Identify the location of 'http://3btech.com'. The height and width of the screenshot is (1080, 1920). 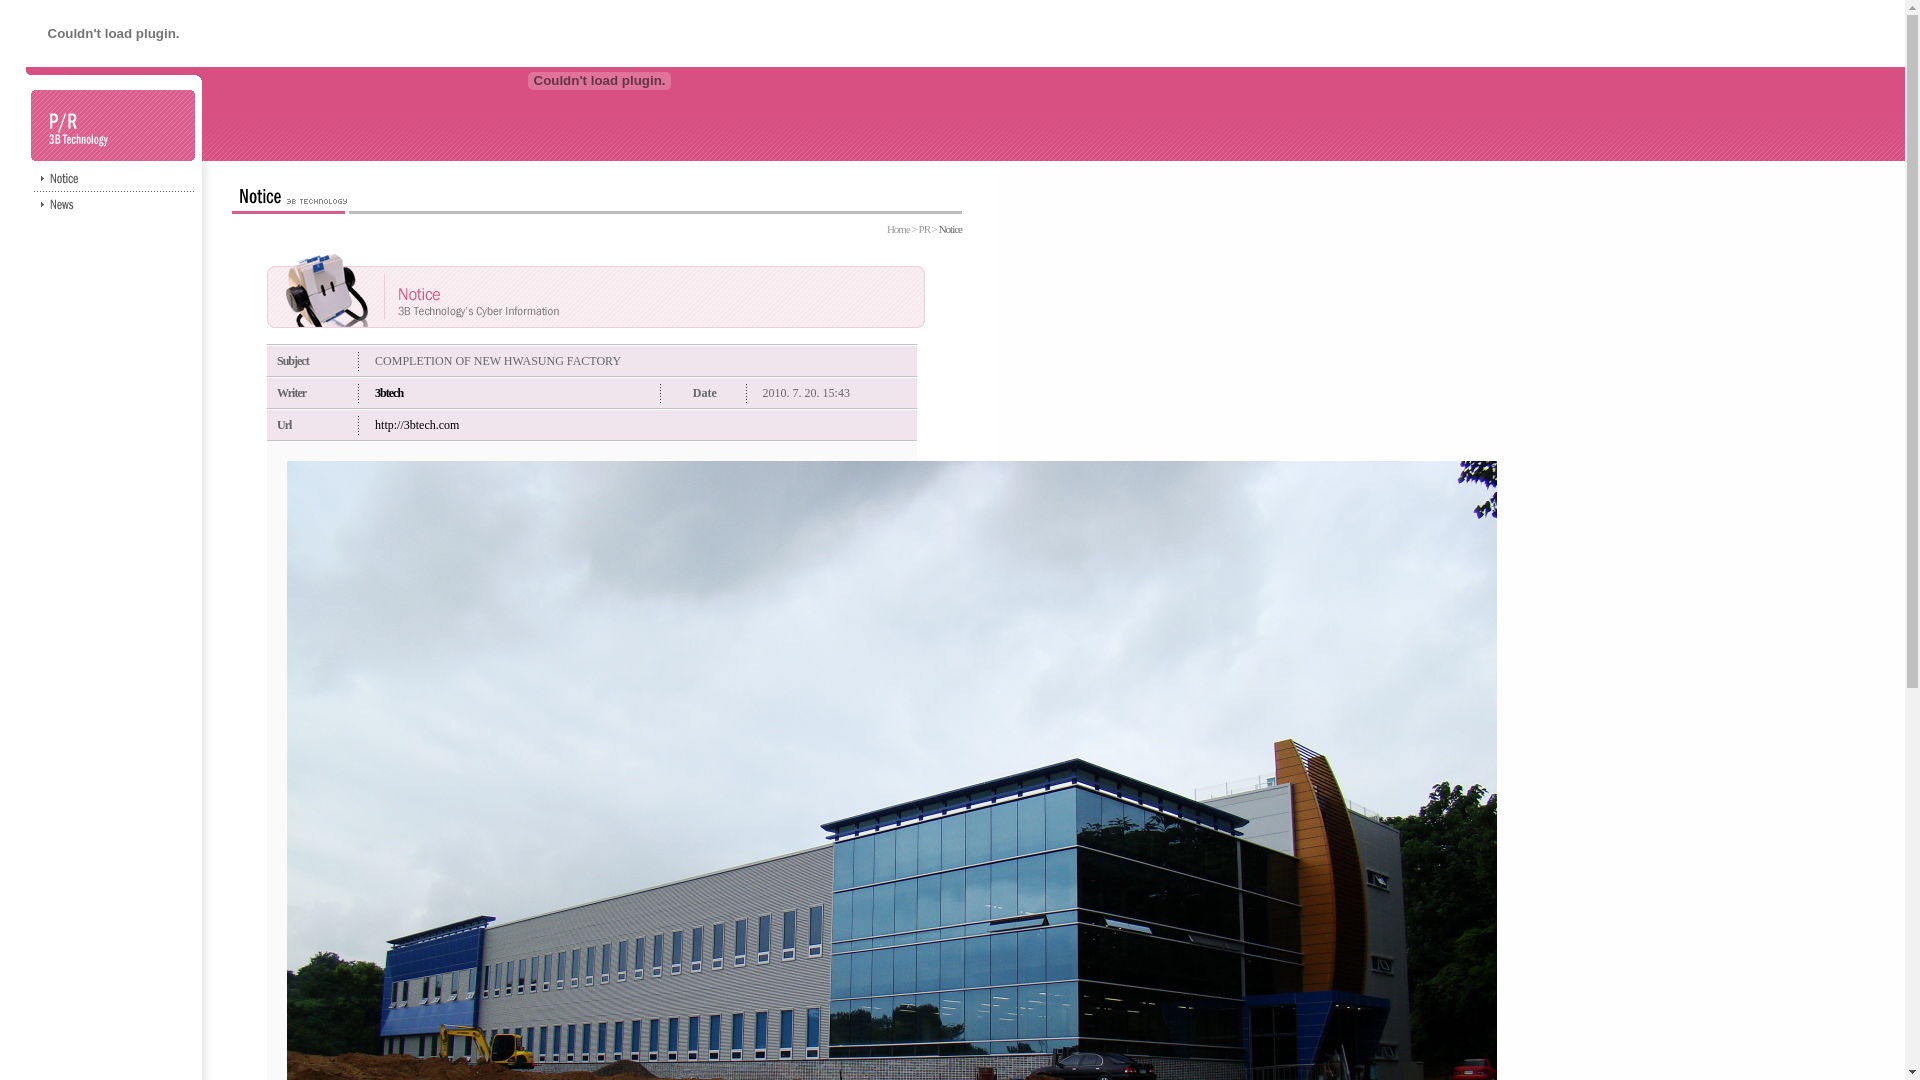
(416, 423).